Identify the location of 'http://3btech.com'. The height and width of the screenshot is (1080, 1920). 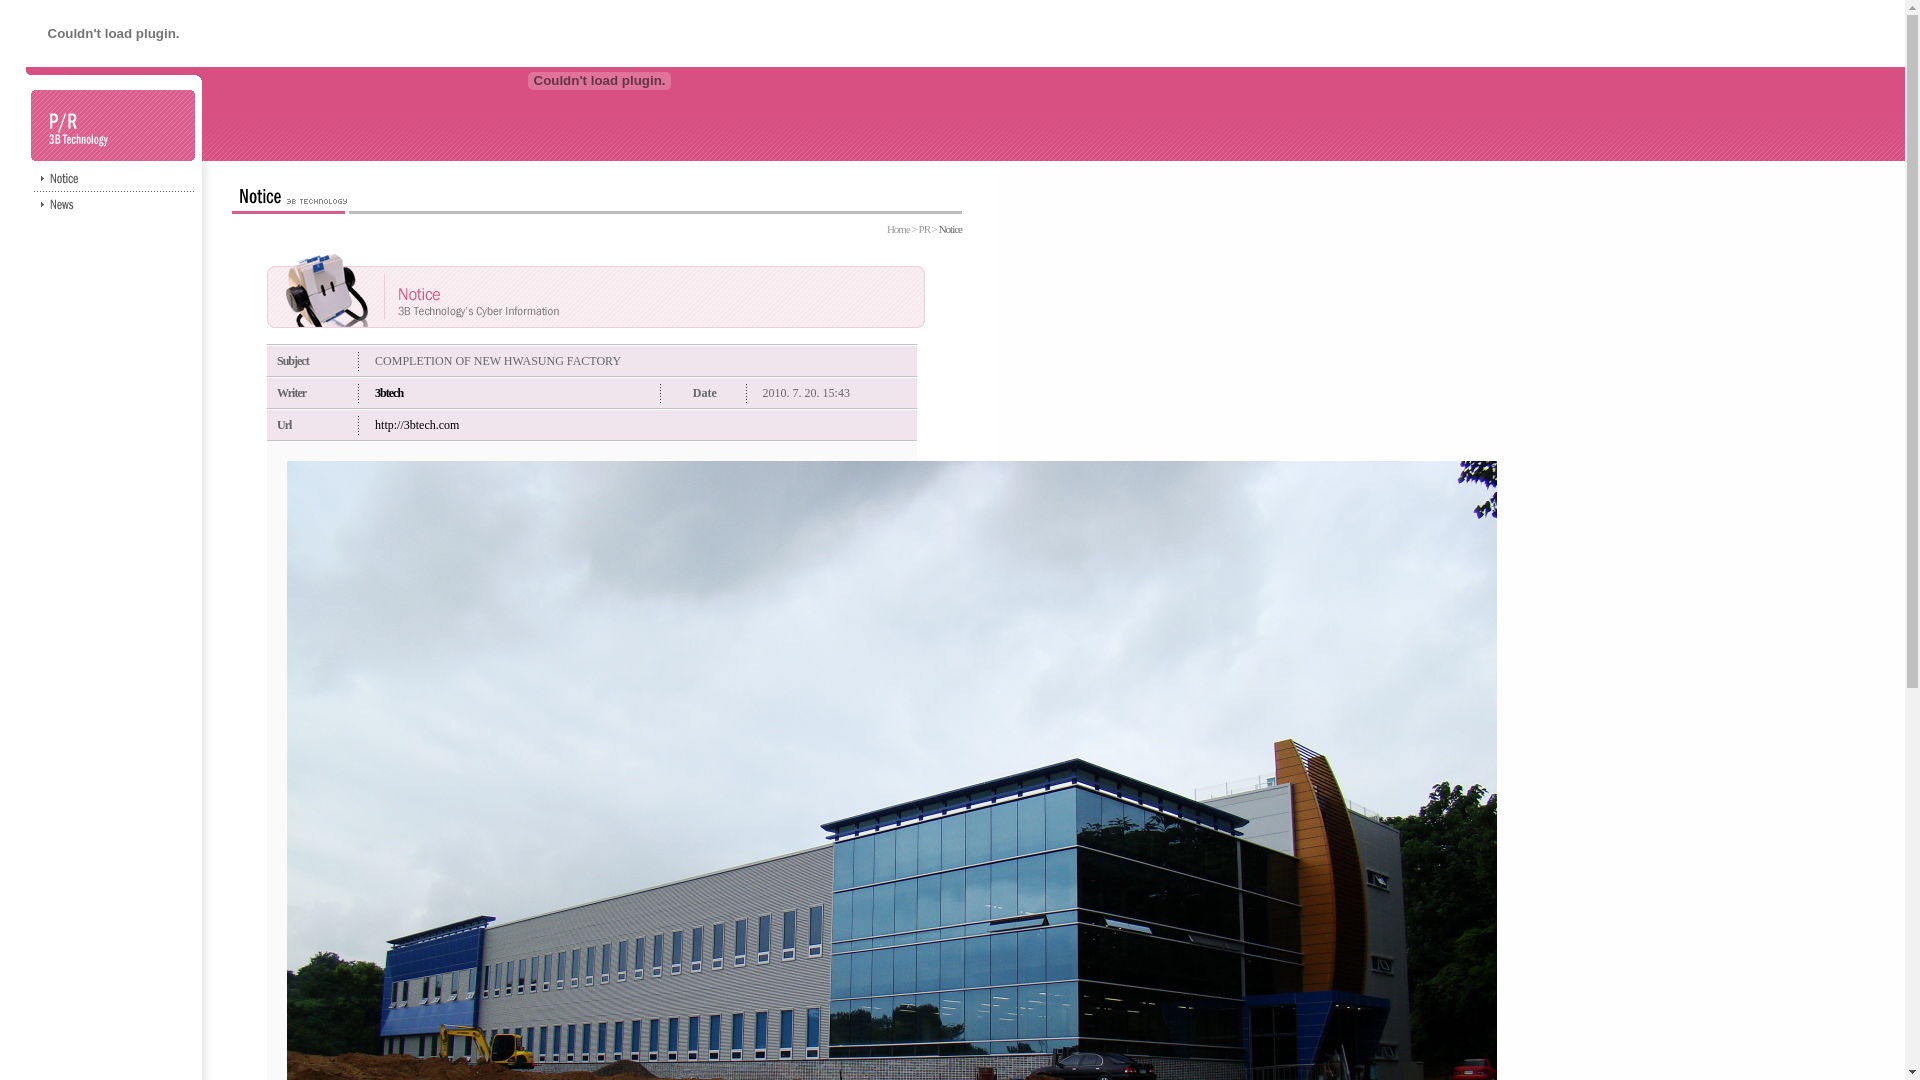
(416, 423).